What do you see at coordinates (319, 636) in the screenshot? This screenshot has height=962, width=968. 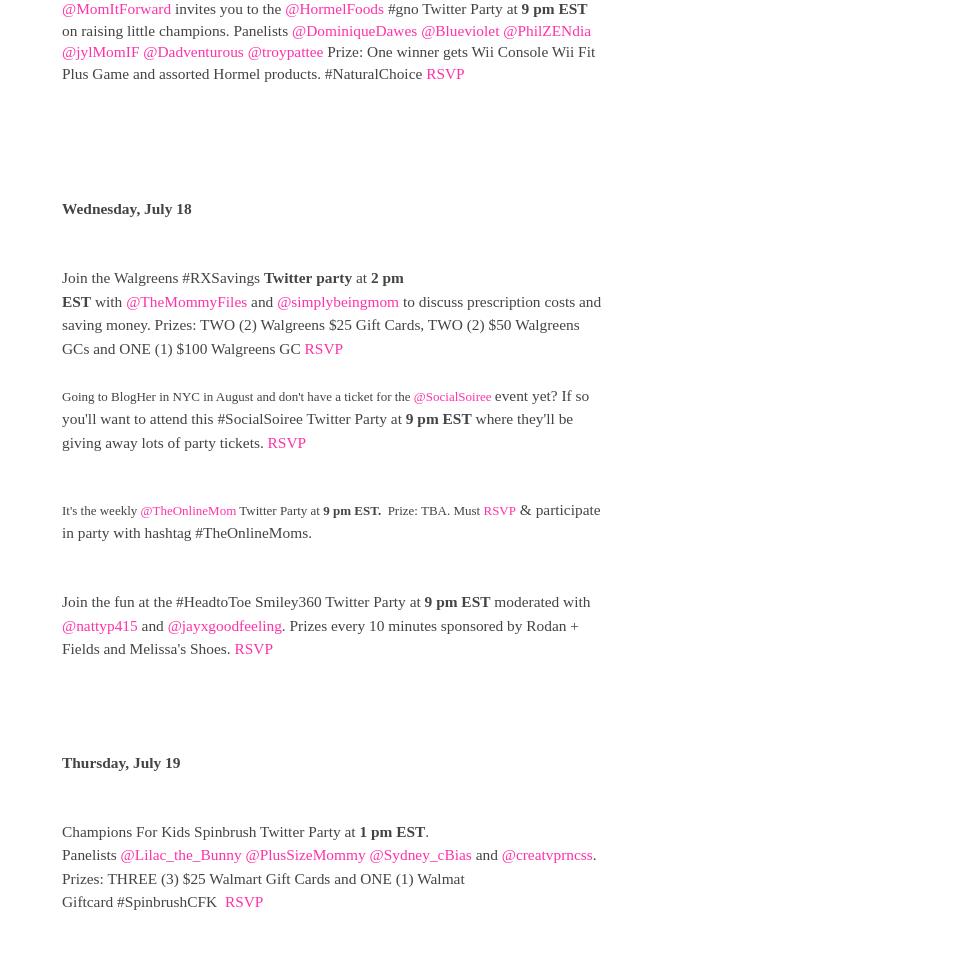 I see `'. Prizes every 10 minutes sponsored by Rodan + Fields and Melissa's Shoes.'` at bounding box center [319, 636].